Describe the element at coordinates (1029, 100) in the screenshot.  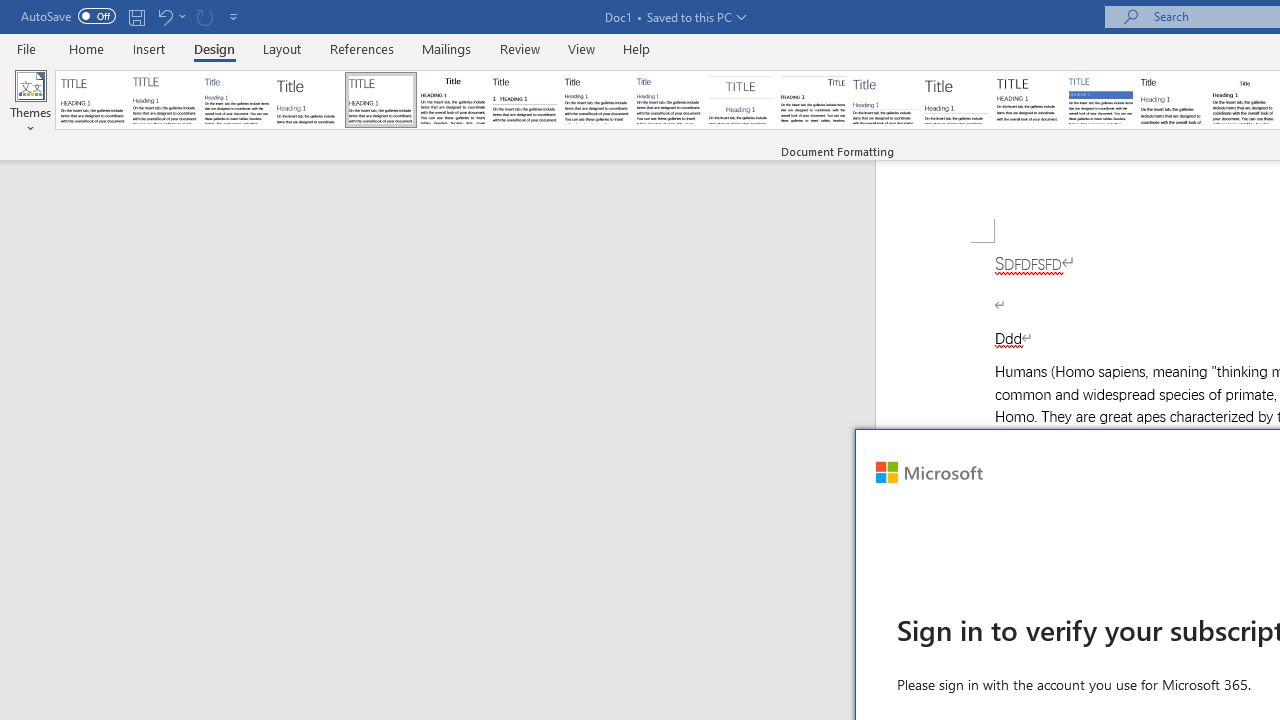
I see `'Minimalist'` at that location.